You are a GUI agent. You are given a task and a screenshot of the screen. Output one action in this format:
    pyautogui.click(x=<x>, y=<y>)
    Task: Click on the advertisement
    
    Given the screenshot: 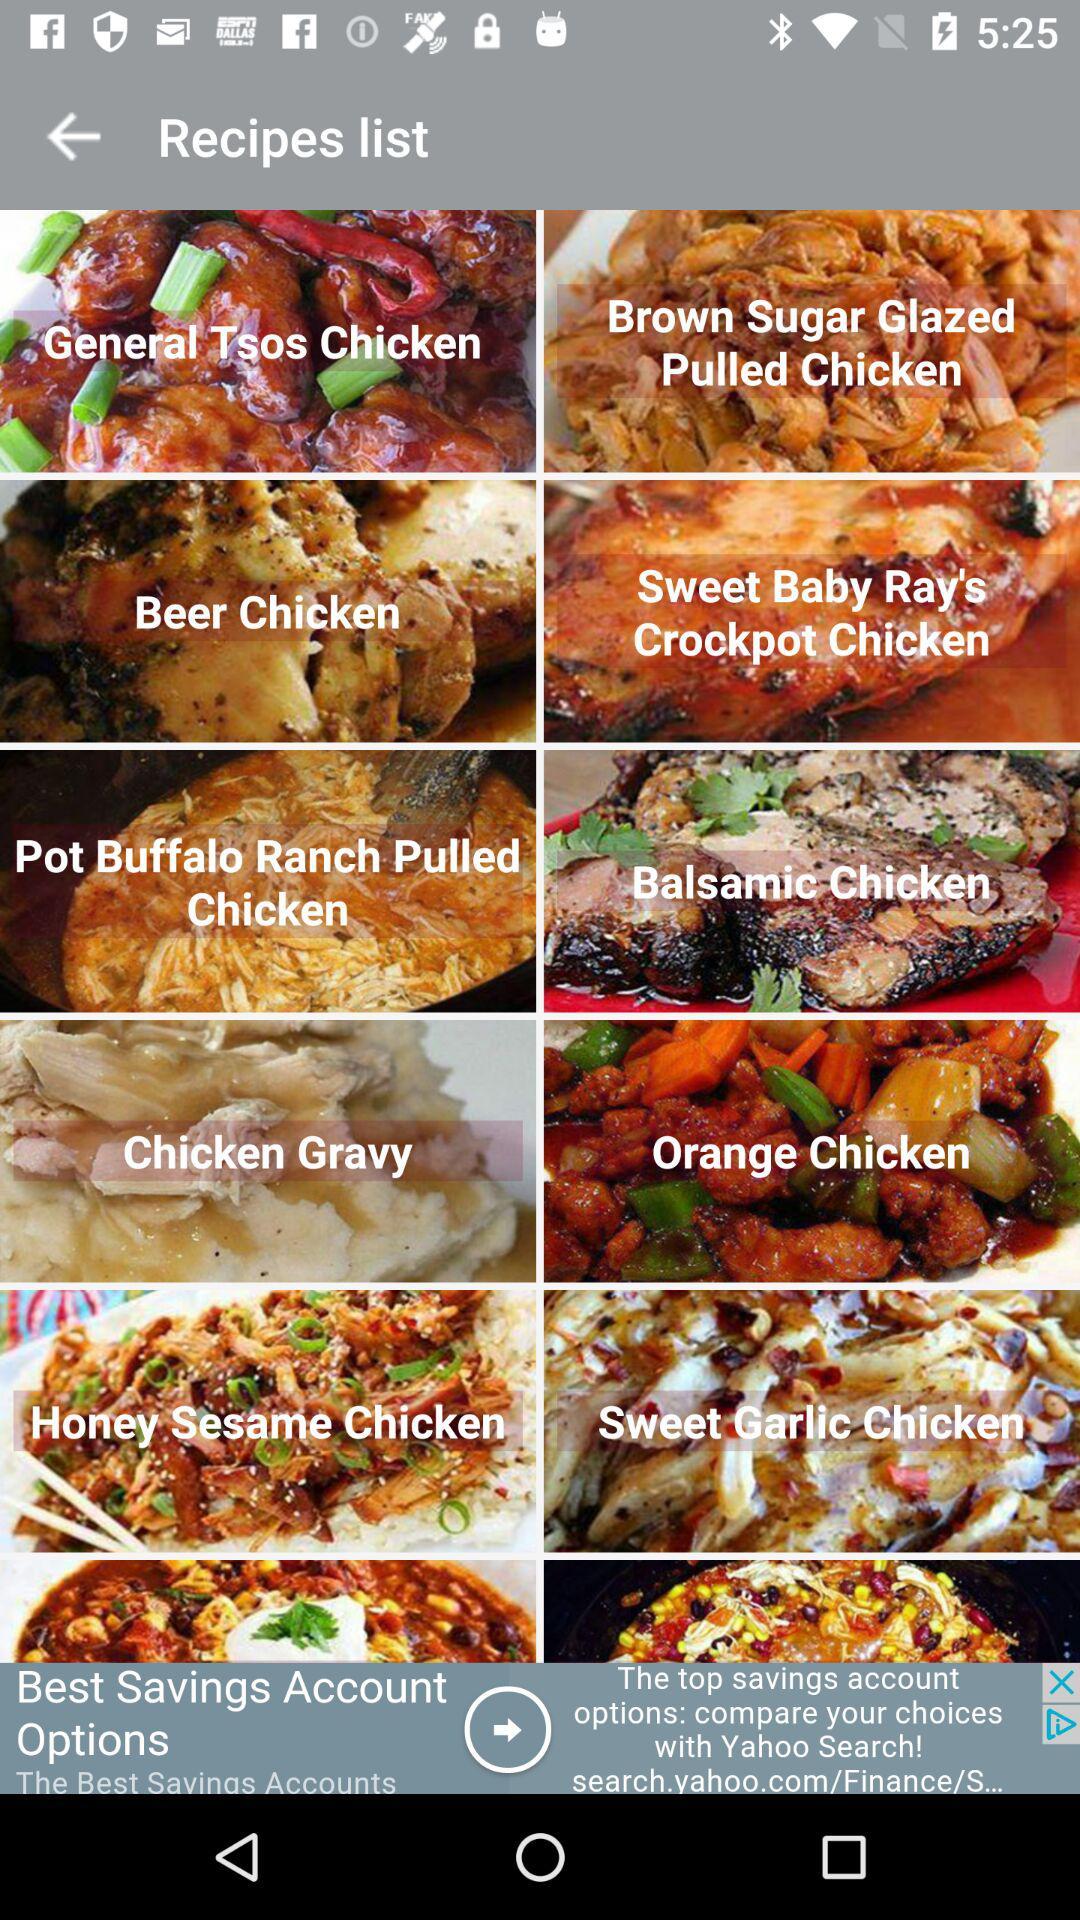 What is the action you would take?
    pyautogui.click(x=540, y=1727)
    